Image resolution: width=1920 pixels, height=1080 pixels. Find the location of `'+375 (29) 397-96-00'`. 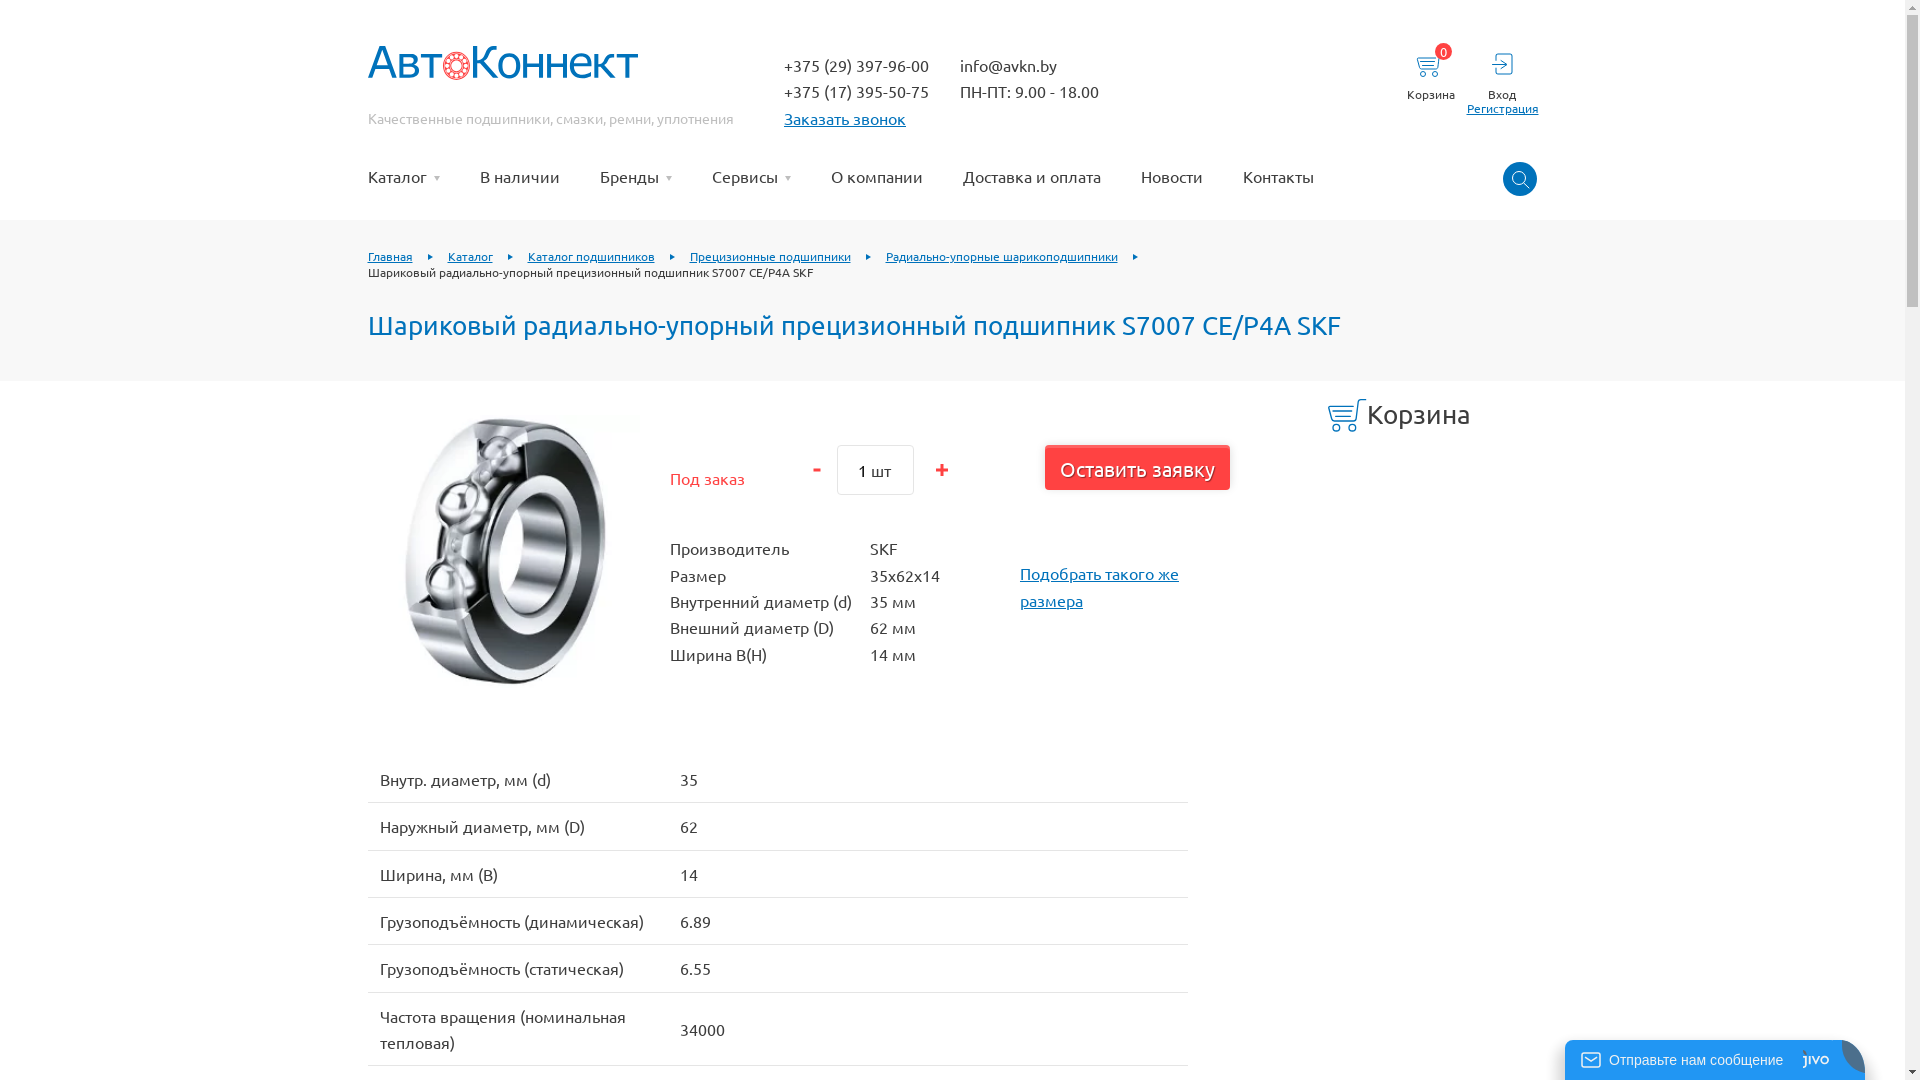

'+375 (29) 397-96-00' is located at coordinates (782, 64).